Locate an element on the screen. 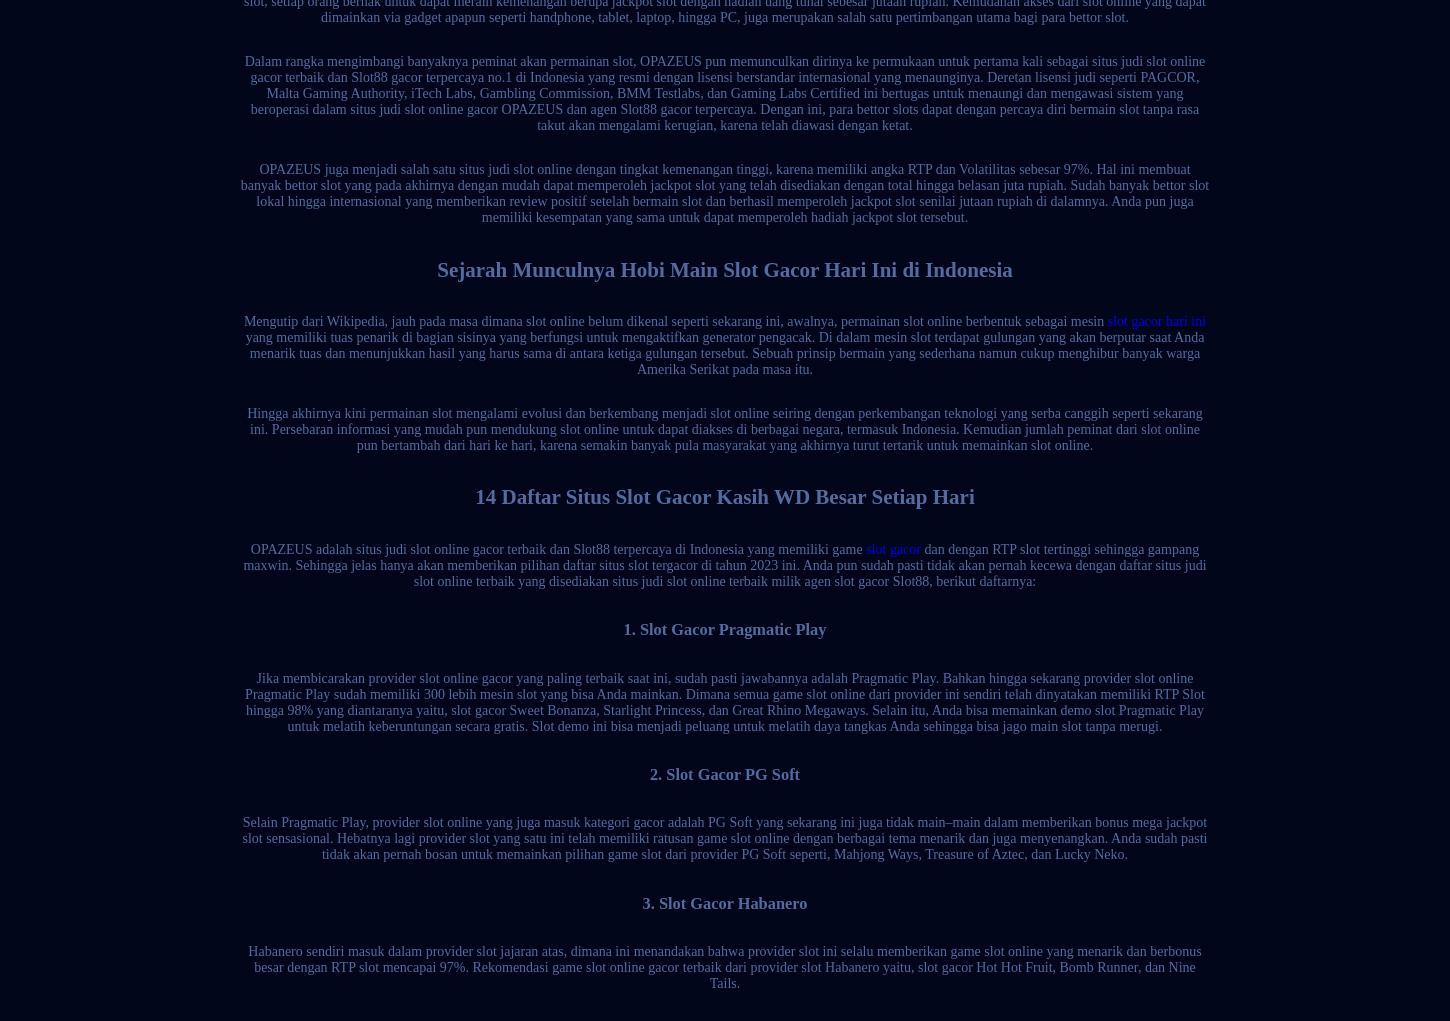 The image size is (1450, 1021). 'slot gacor hari ini' is located at coordinates (1155, 320).